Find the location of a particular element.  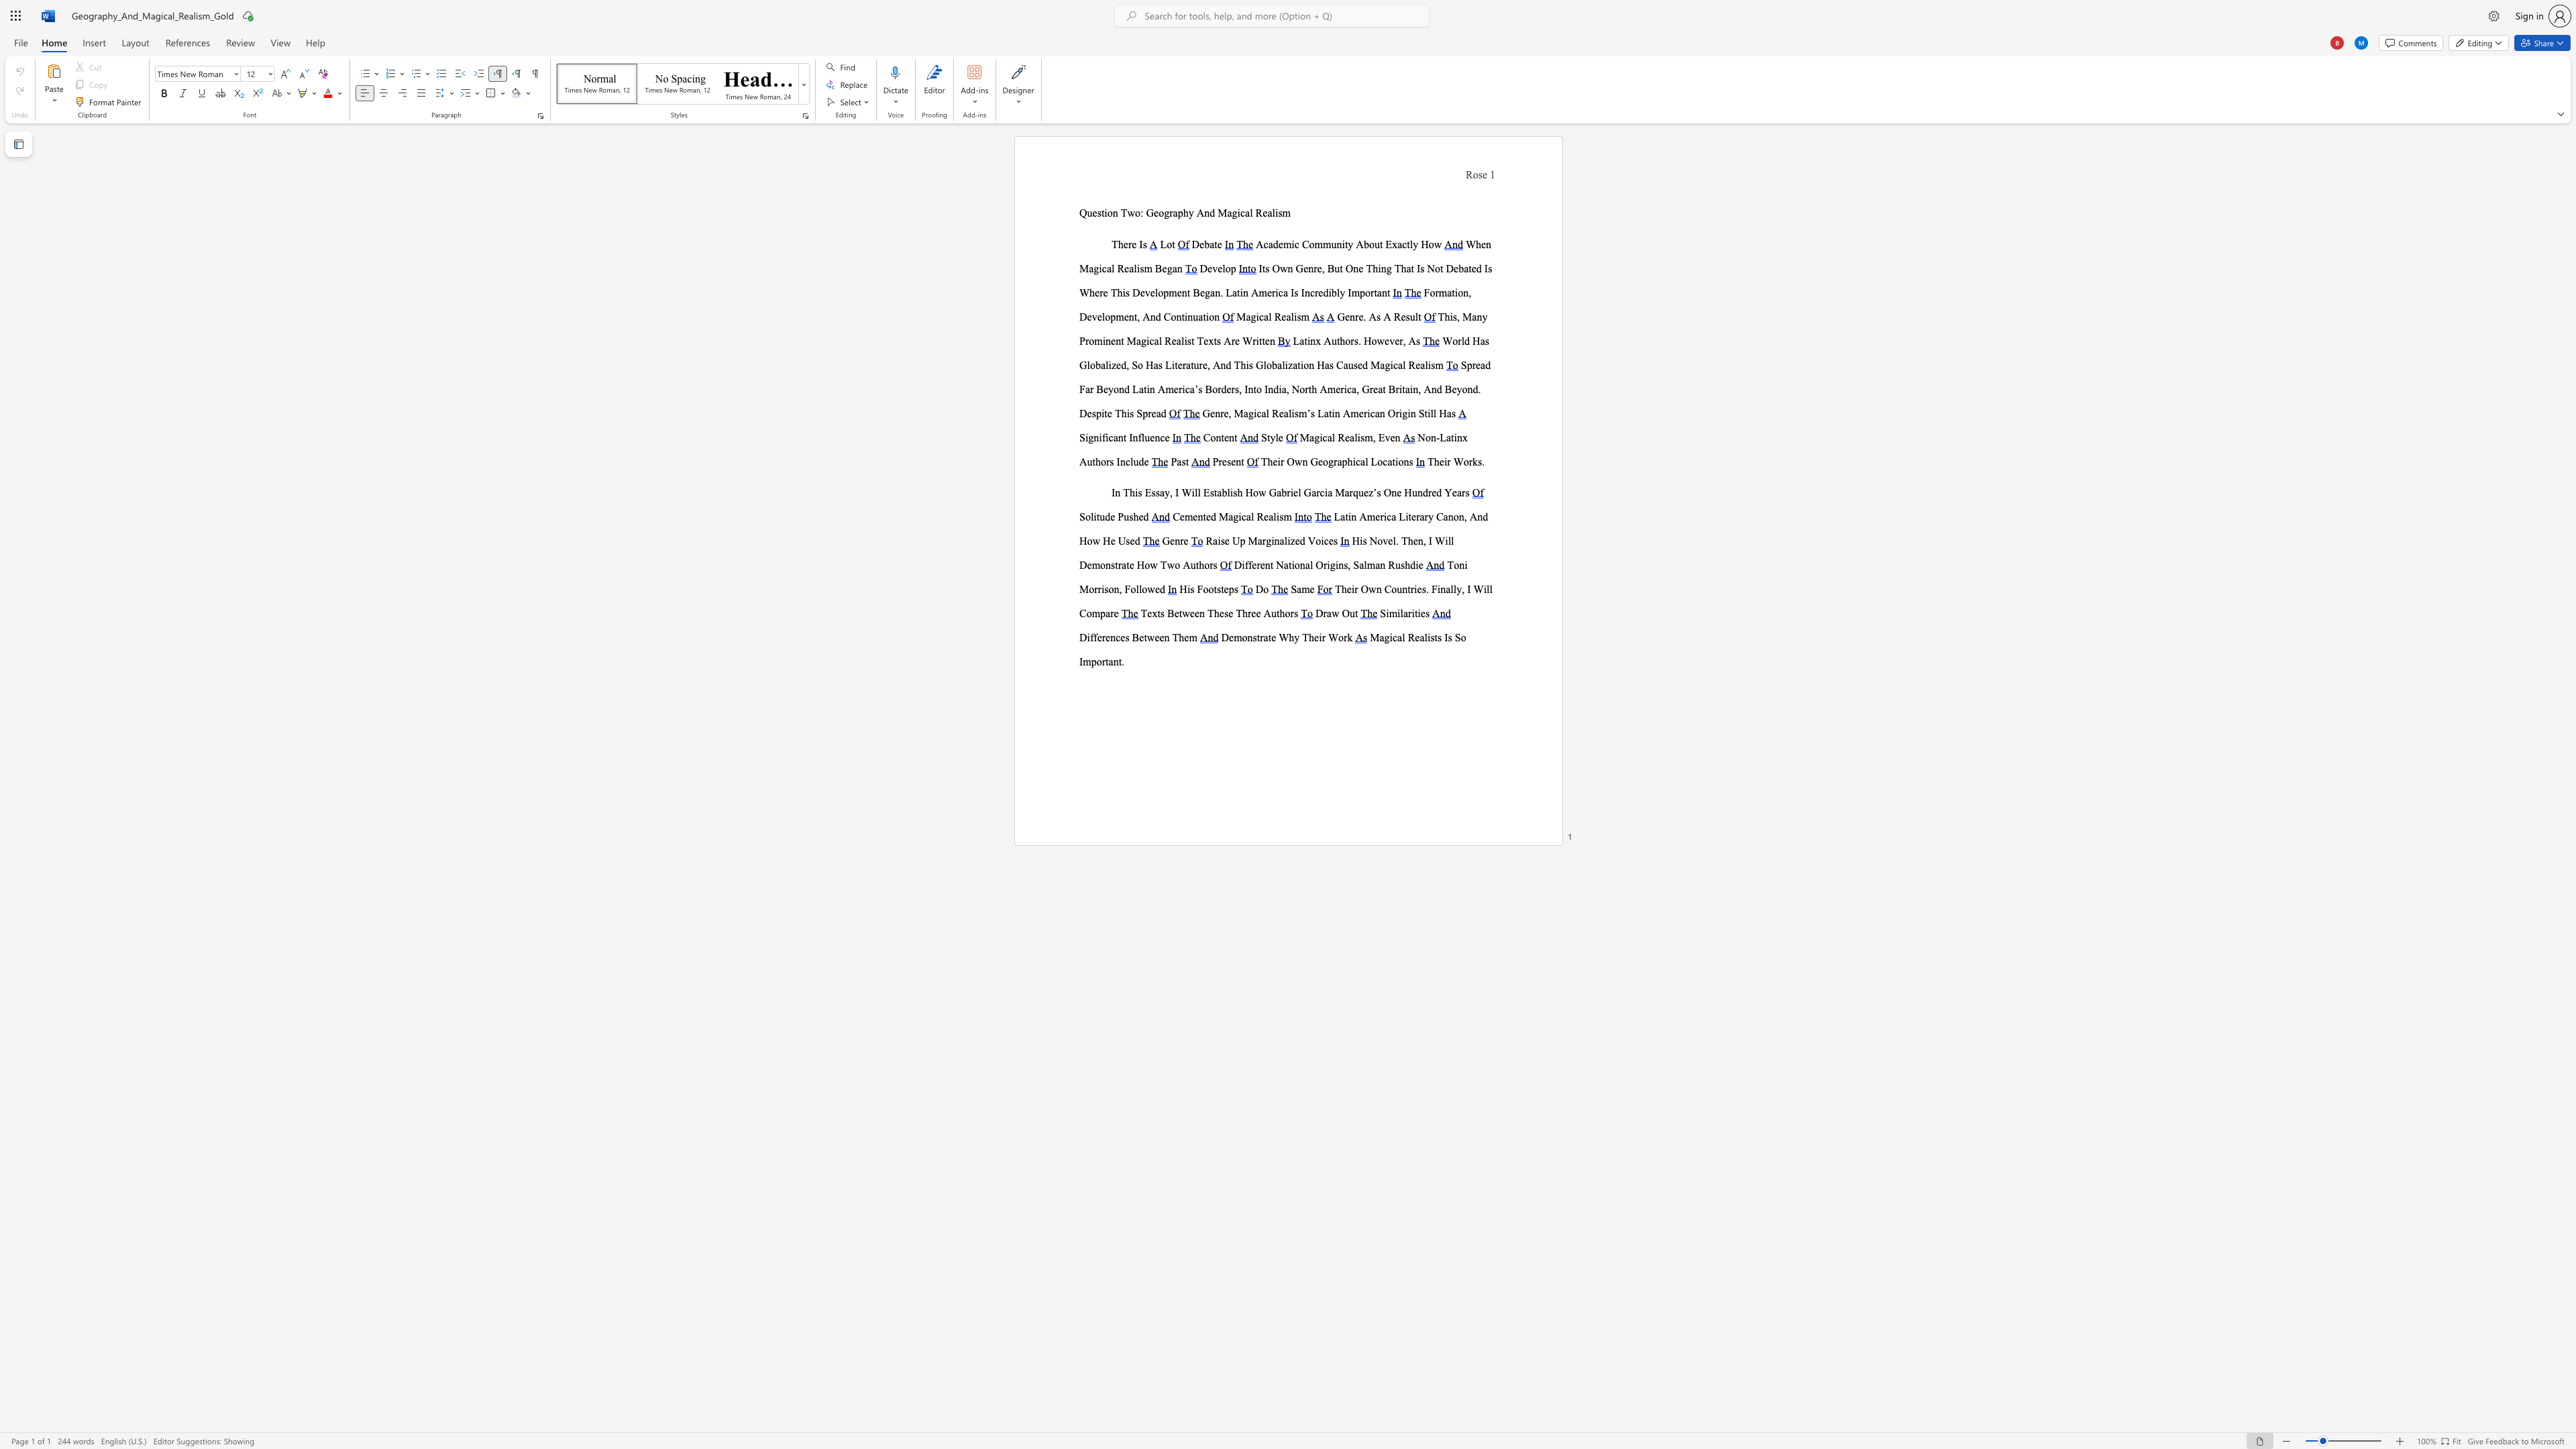

the subset text "Their Wor" within the text "Demonstrate Why Their Work" is located at coordinates (1301, 636).